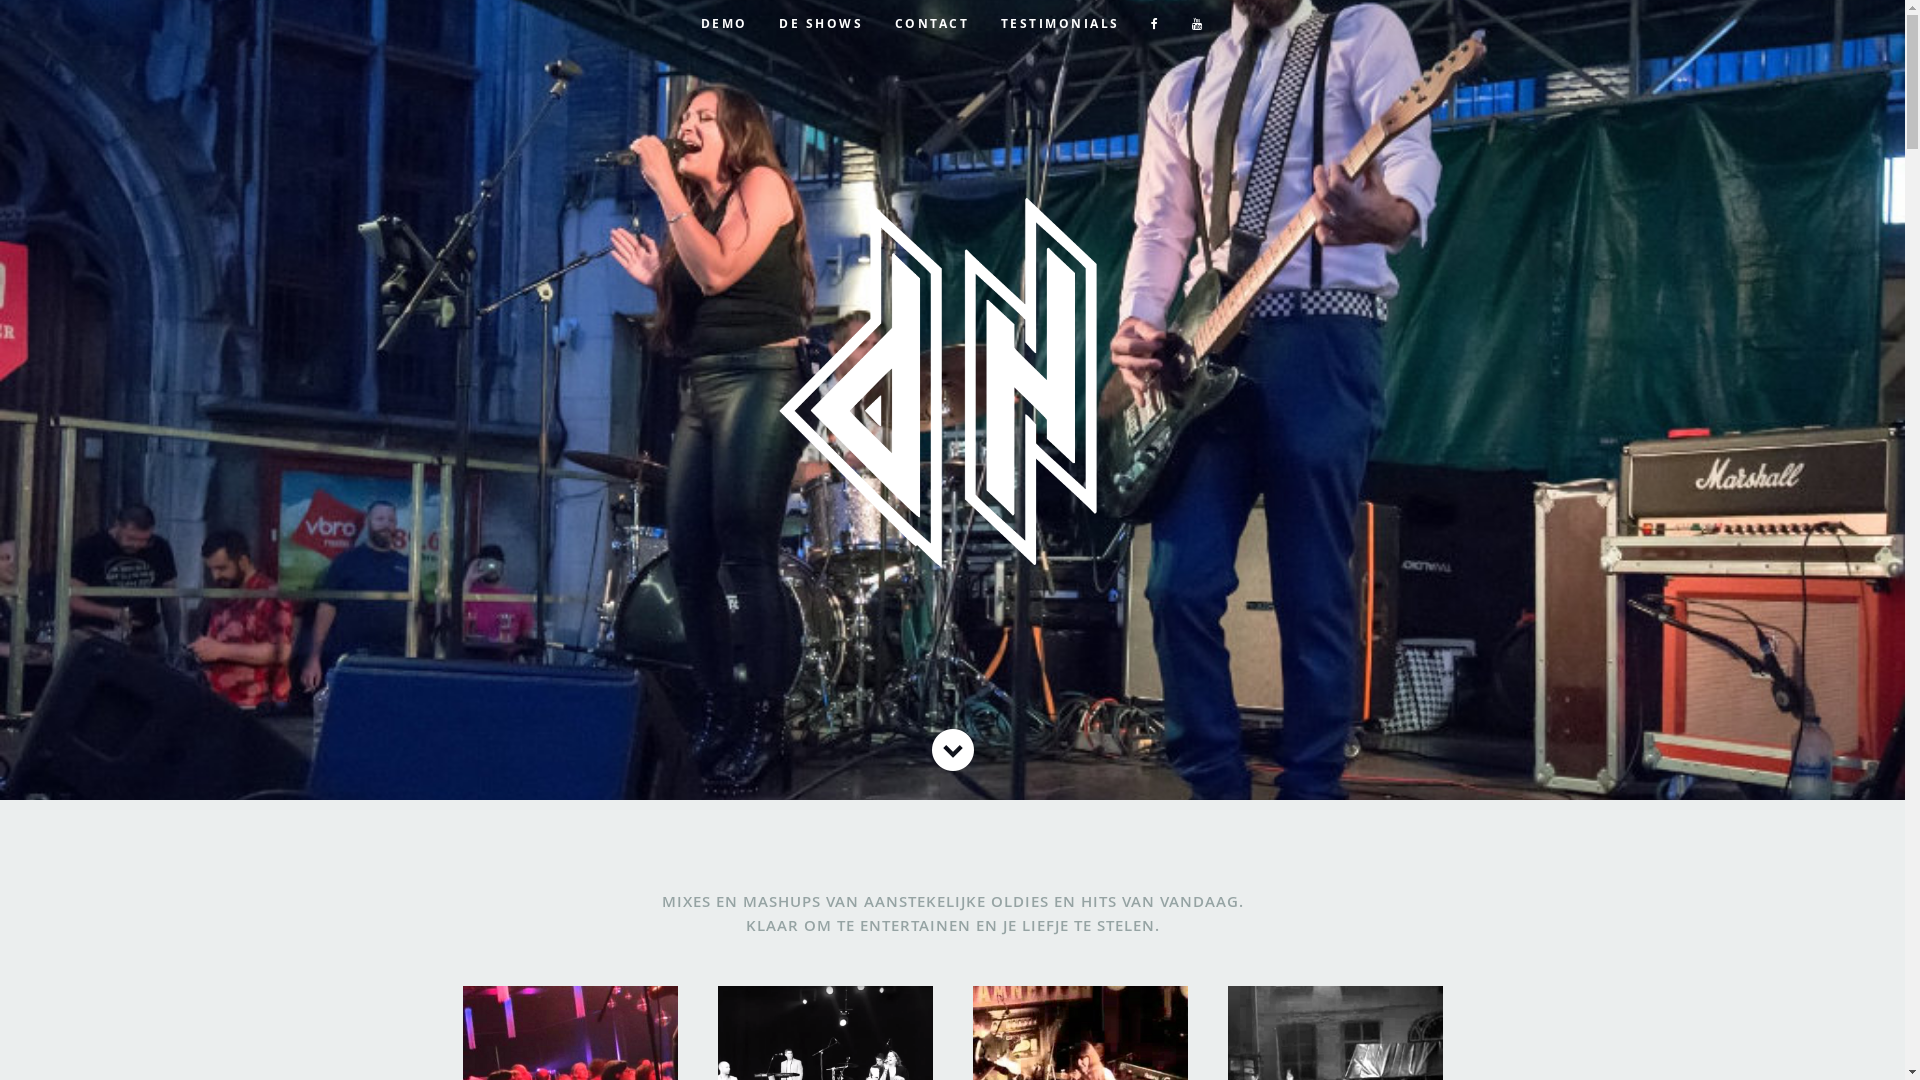  I want to click on 'TESTIMONIALS', so click(1059, 23).